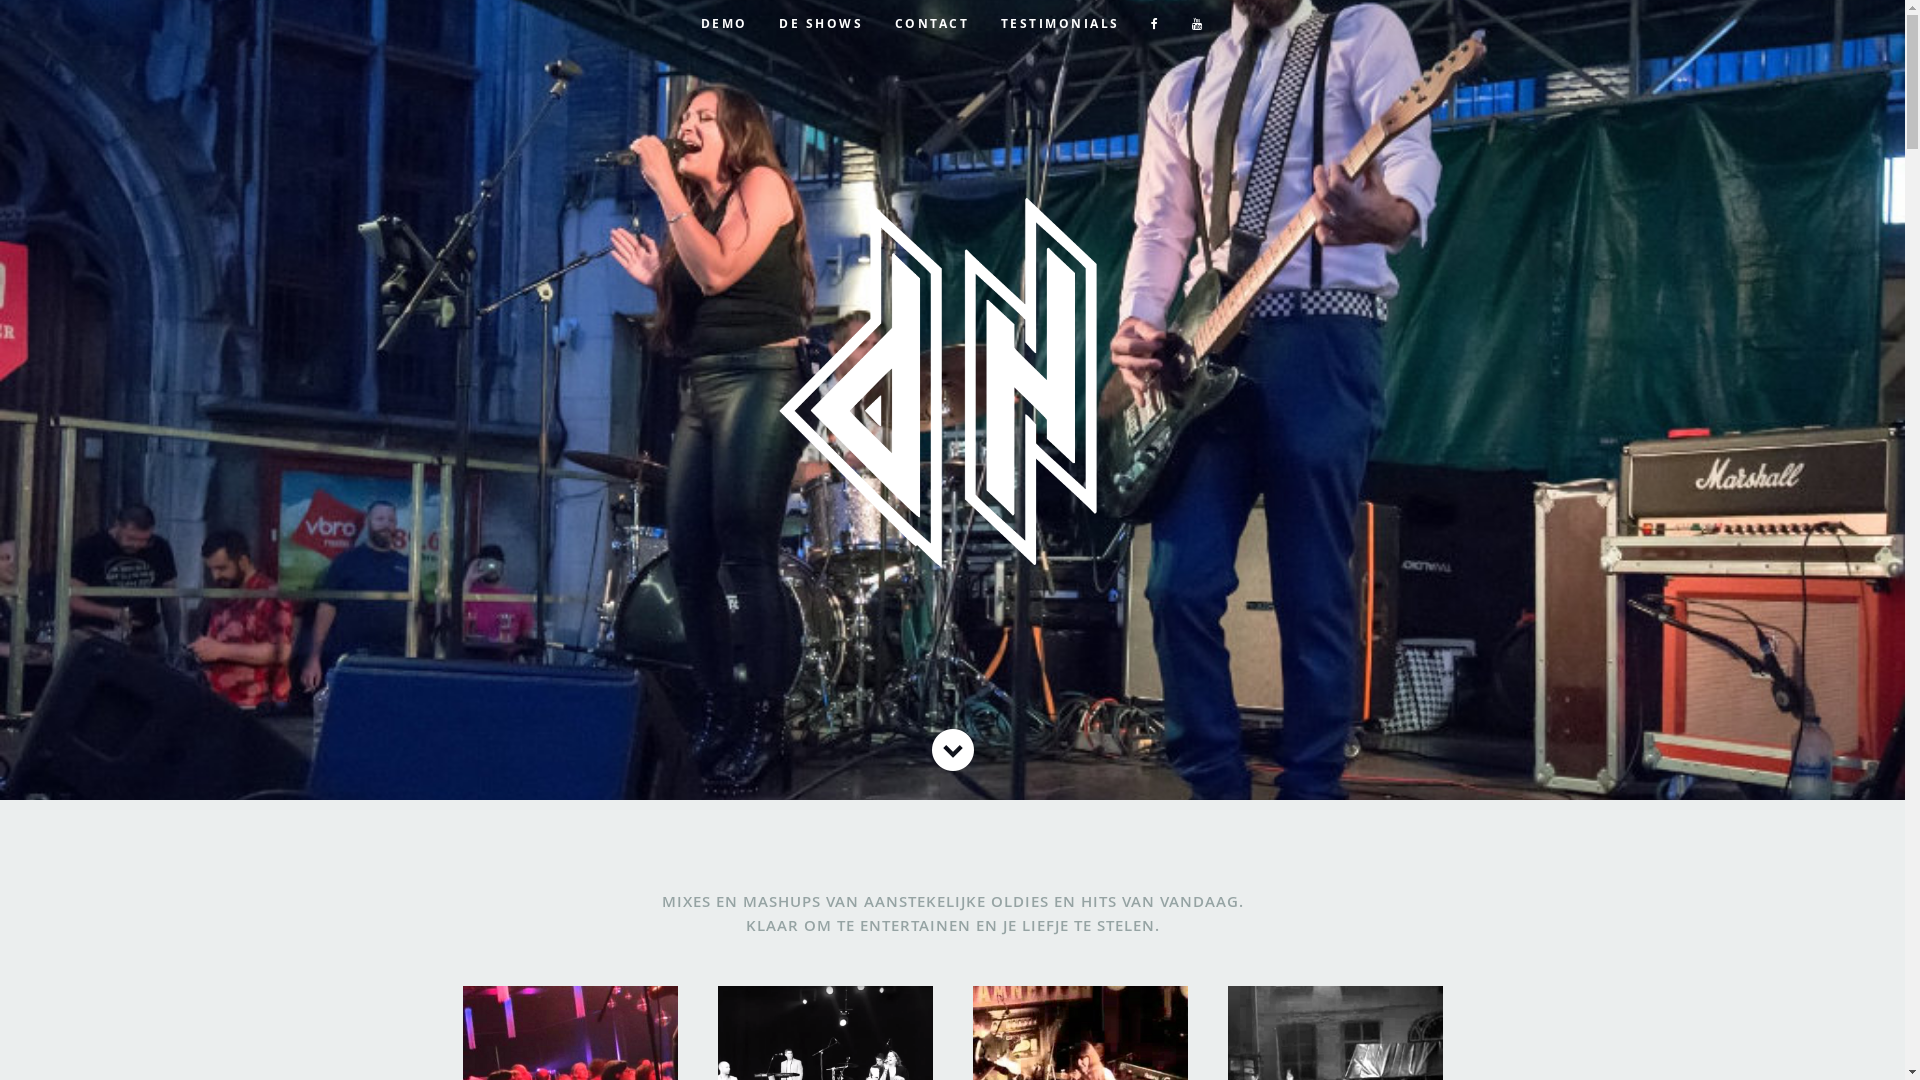  I want to click on 'TESTIMONIALS', so click(1059, 23).